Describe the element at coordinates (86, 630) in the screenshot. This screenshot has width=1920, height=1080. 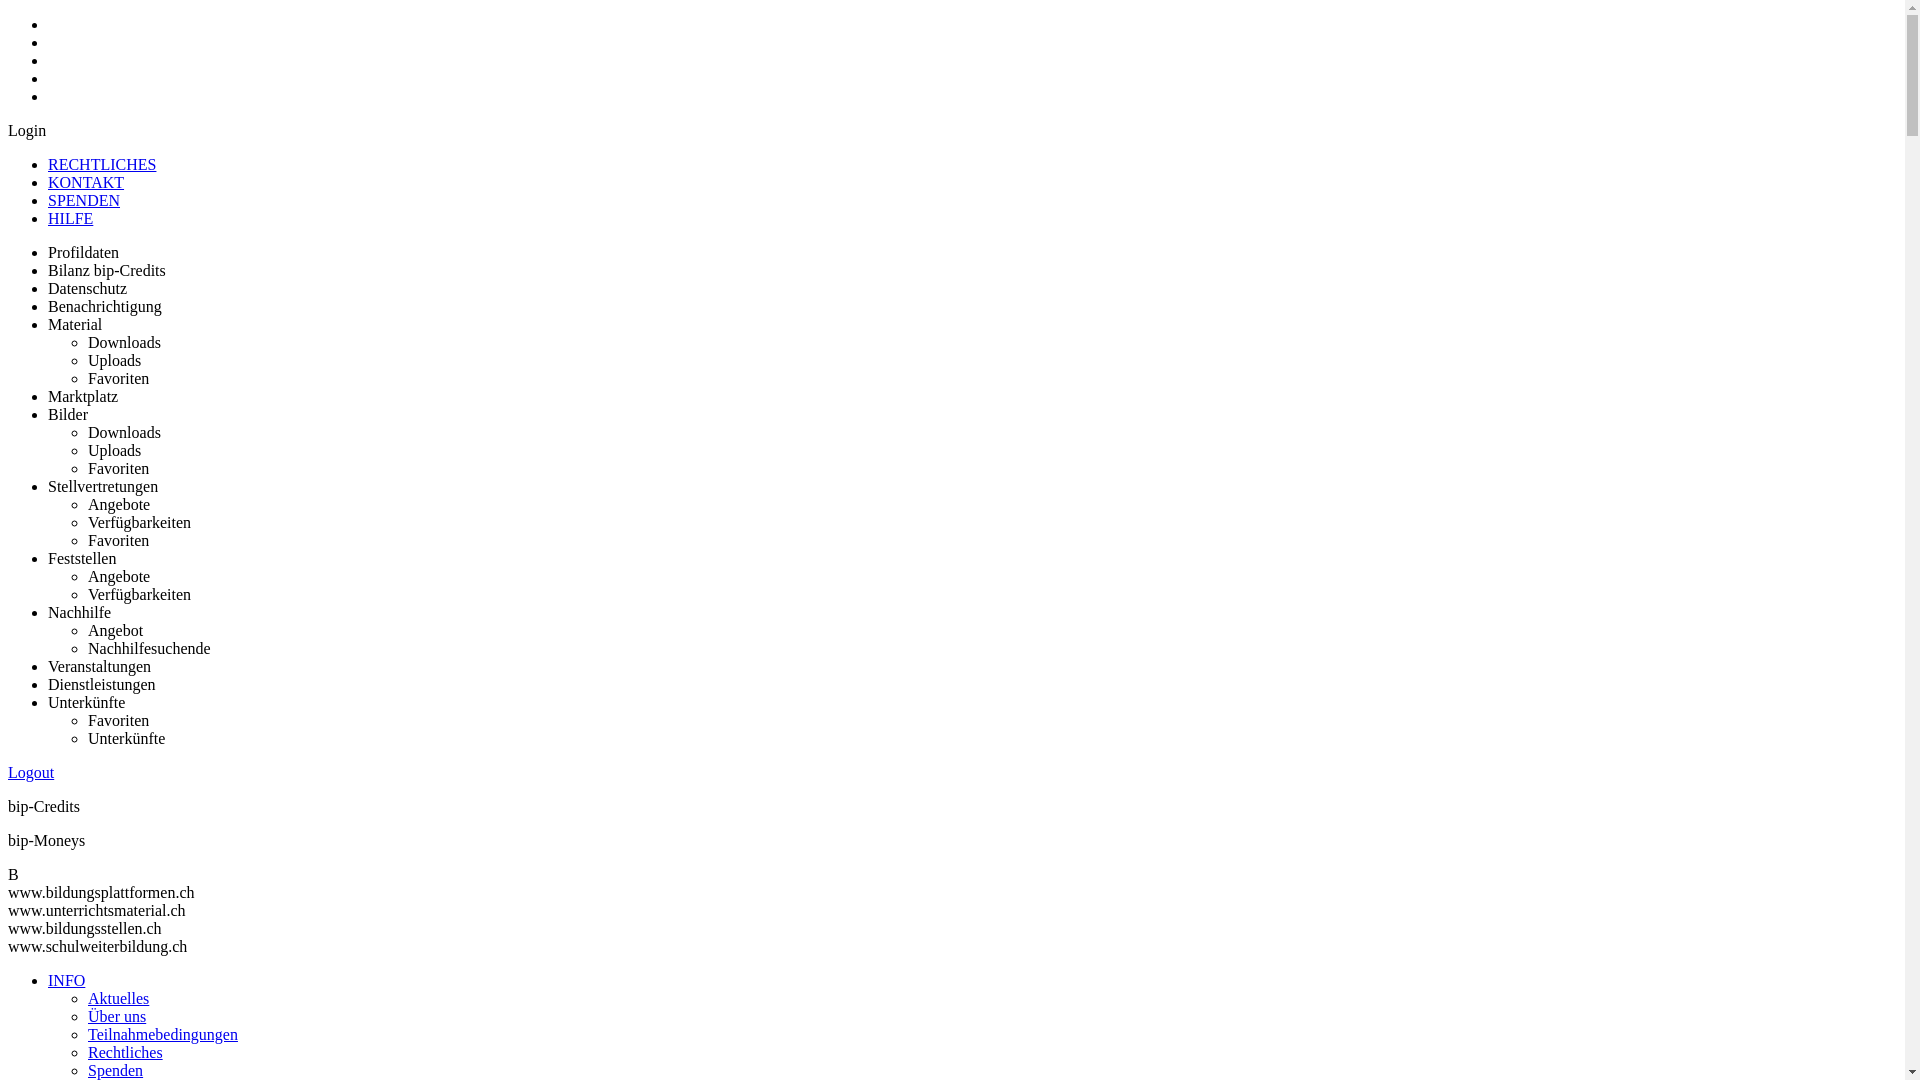
I see `'Angebot'` at that location.